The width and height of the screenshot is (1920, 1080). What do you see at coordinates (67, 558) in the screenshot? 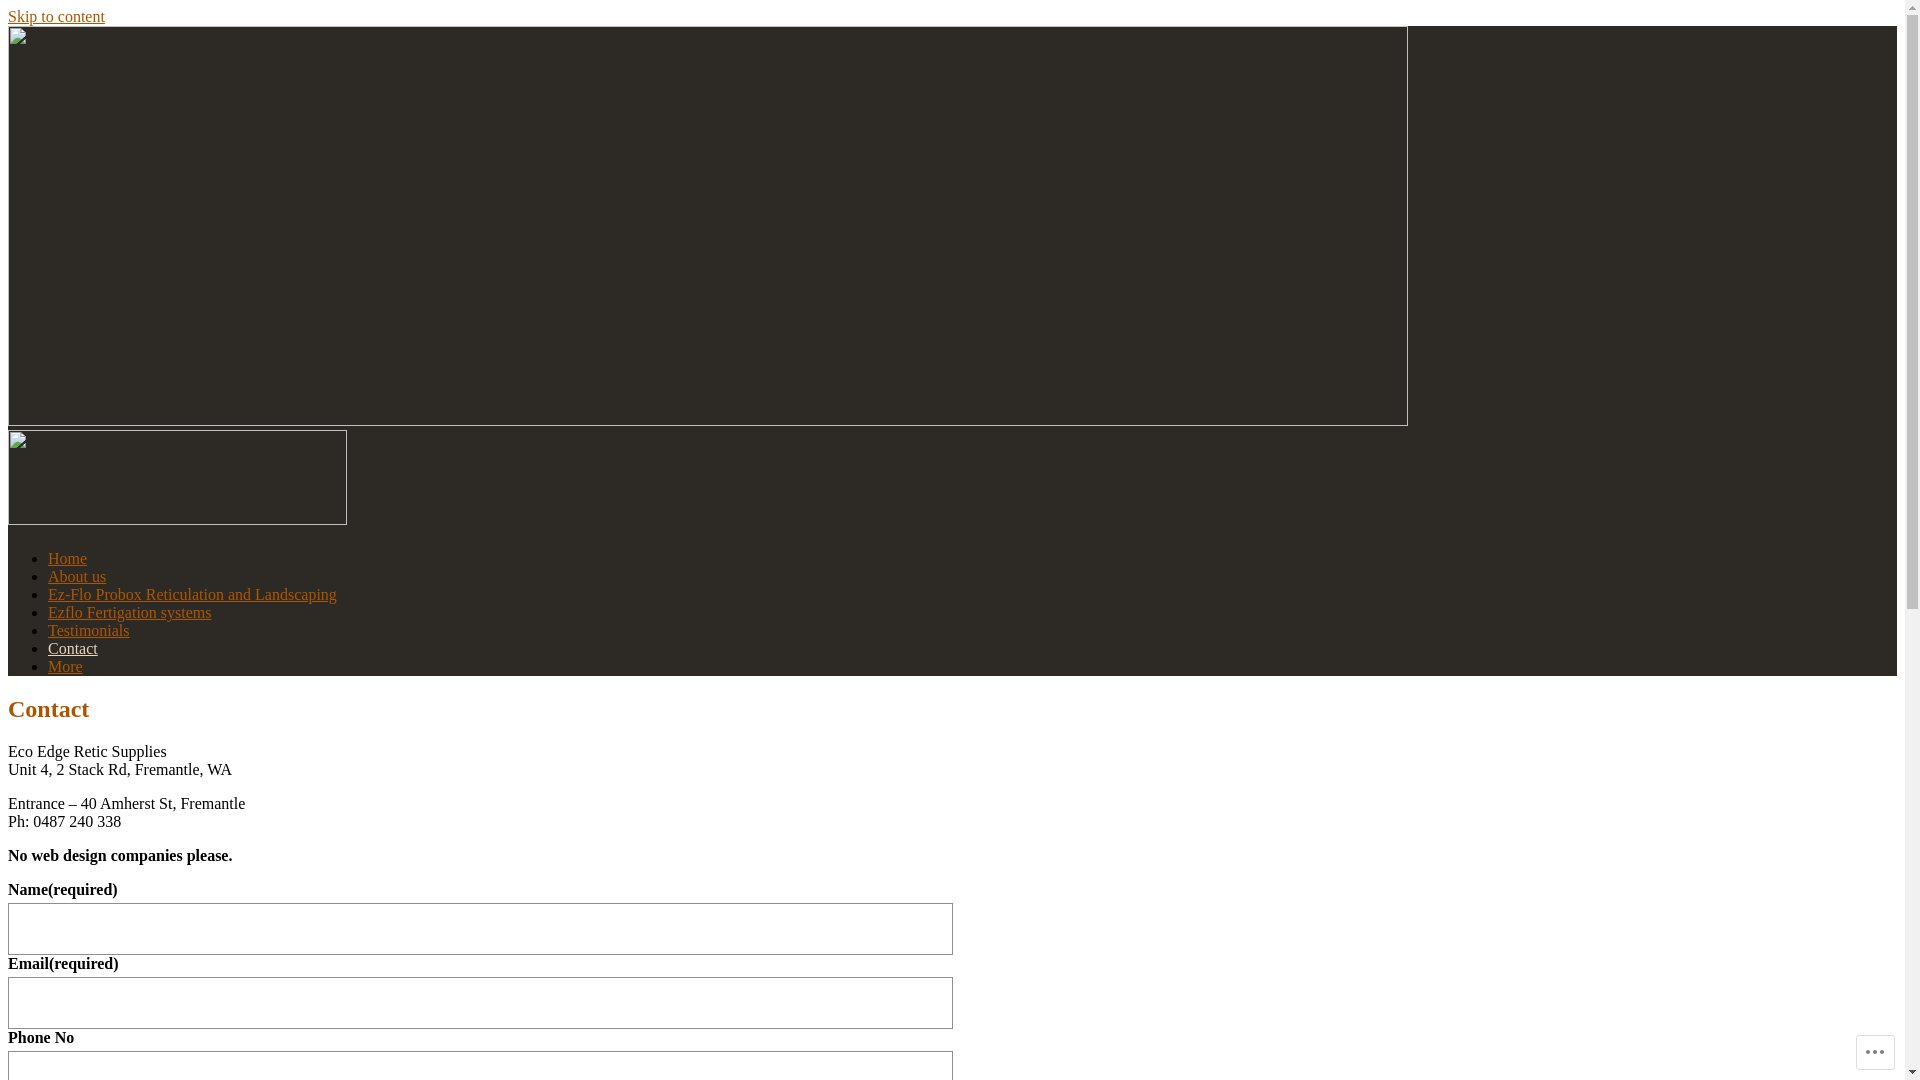
I see `'Home'` at bounding box center [67, 558].